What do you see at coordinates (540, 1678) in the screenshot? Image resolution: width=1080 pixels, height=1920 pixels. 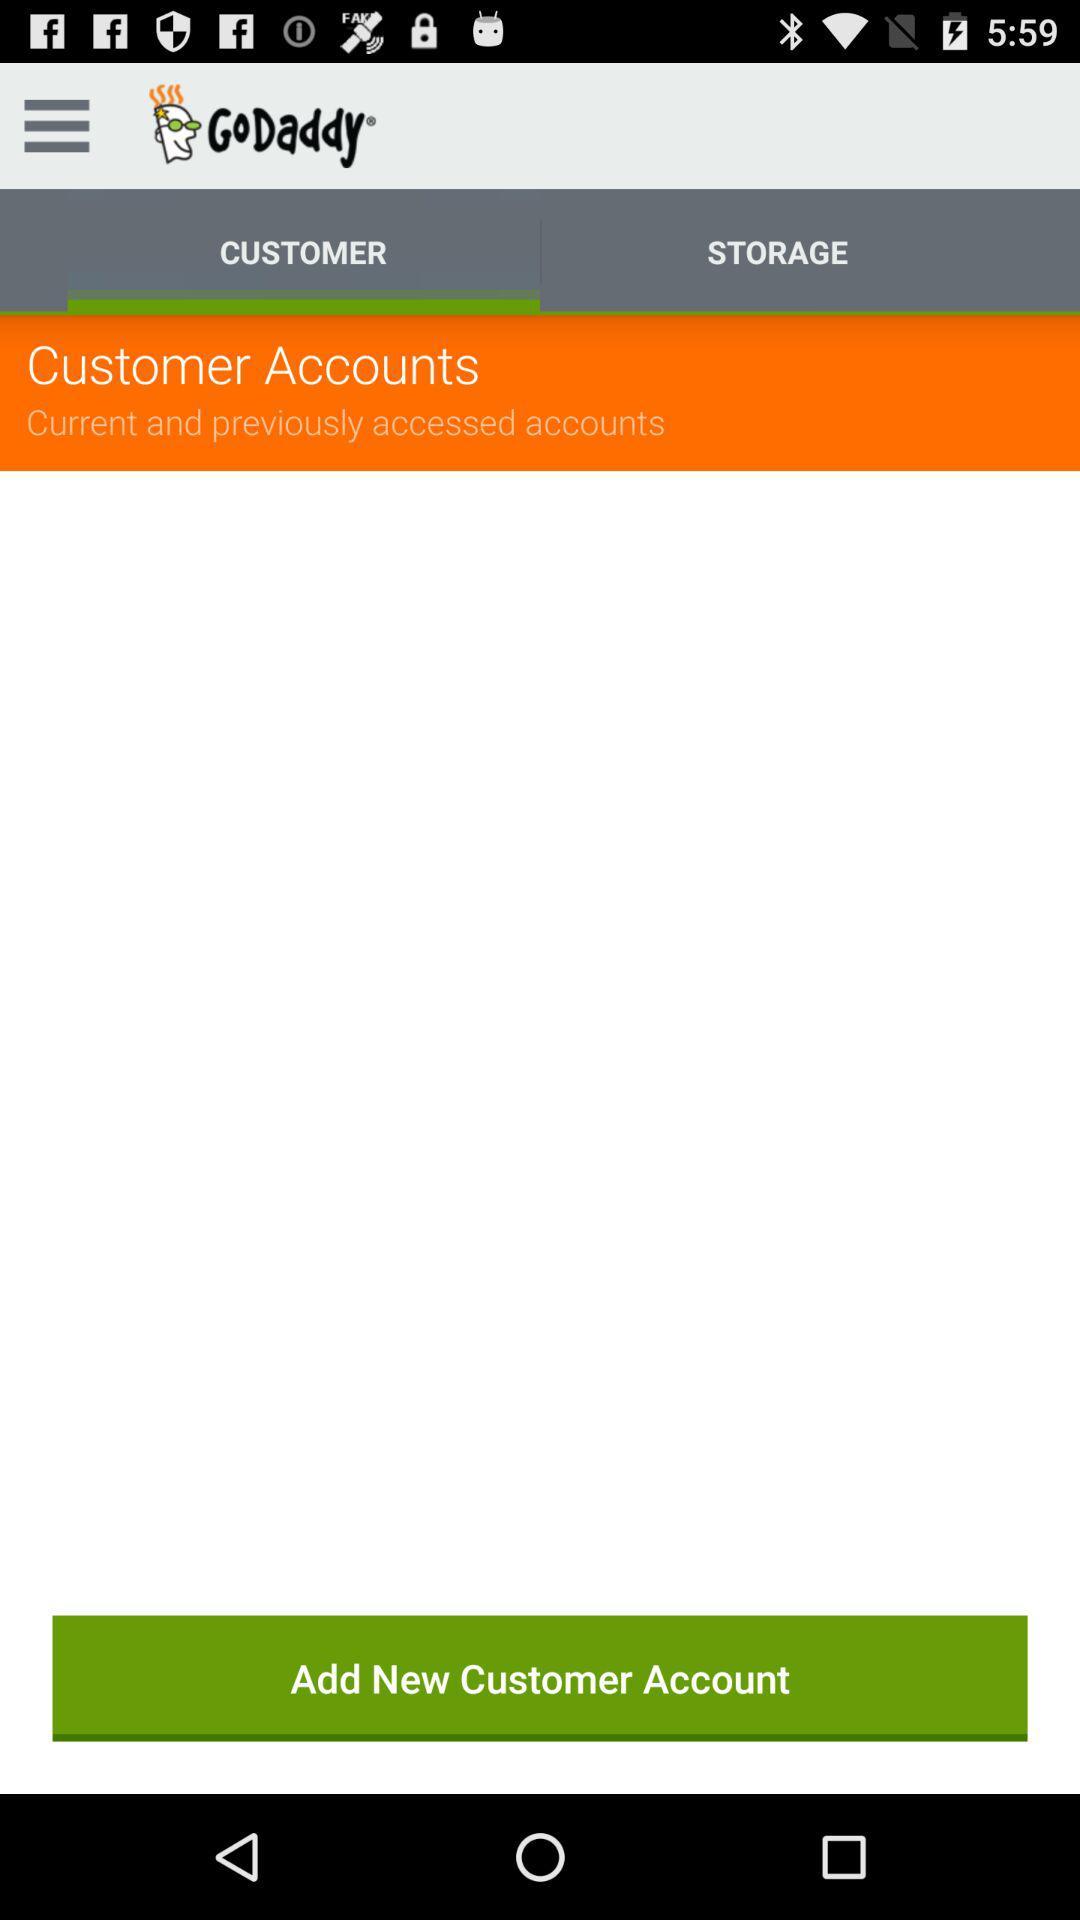 I see `add new customer icon` at bounding box center [540, 1678].